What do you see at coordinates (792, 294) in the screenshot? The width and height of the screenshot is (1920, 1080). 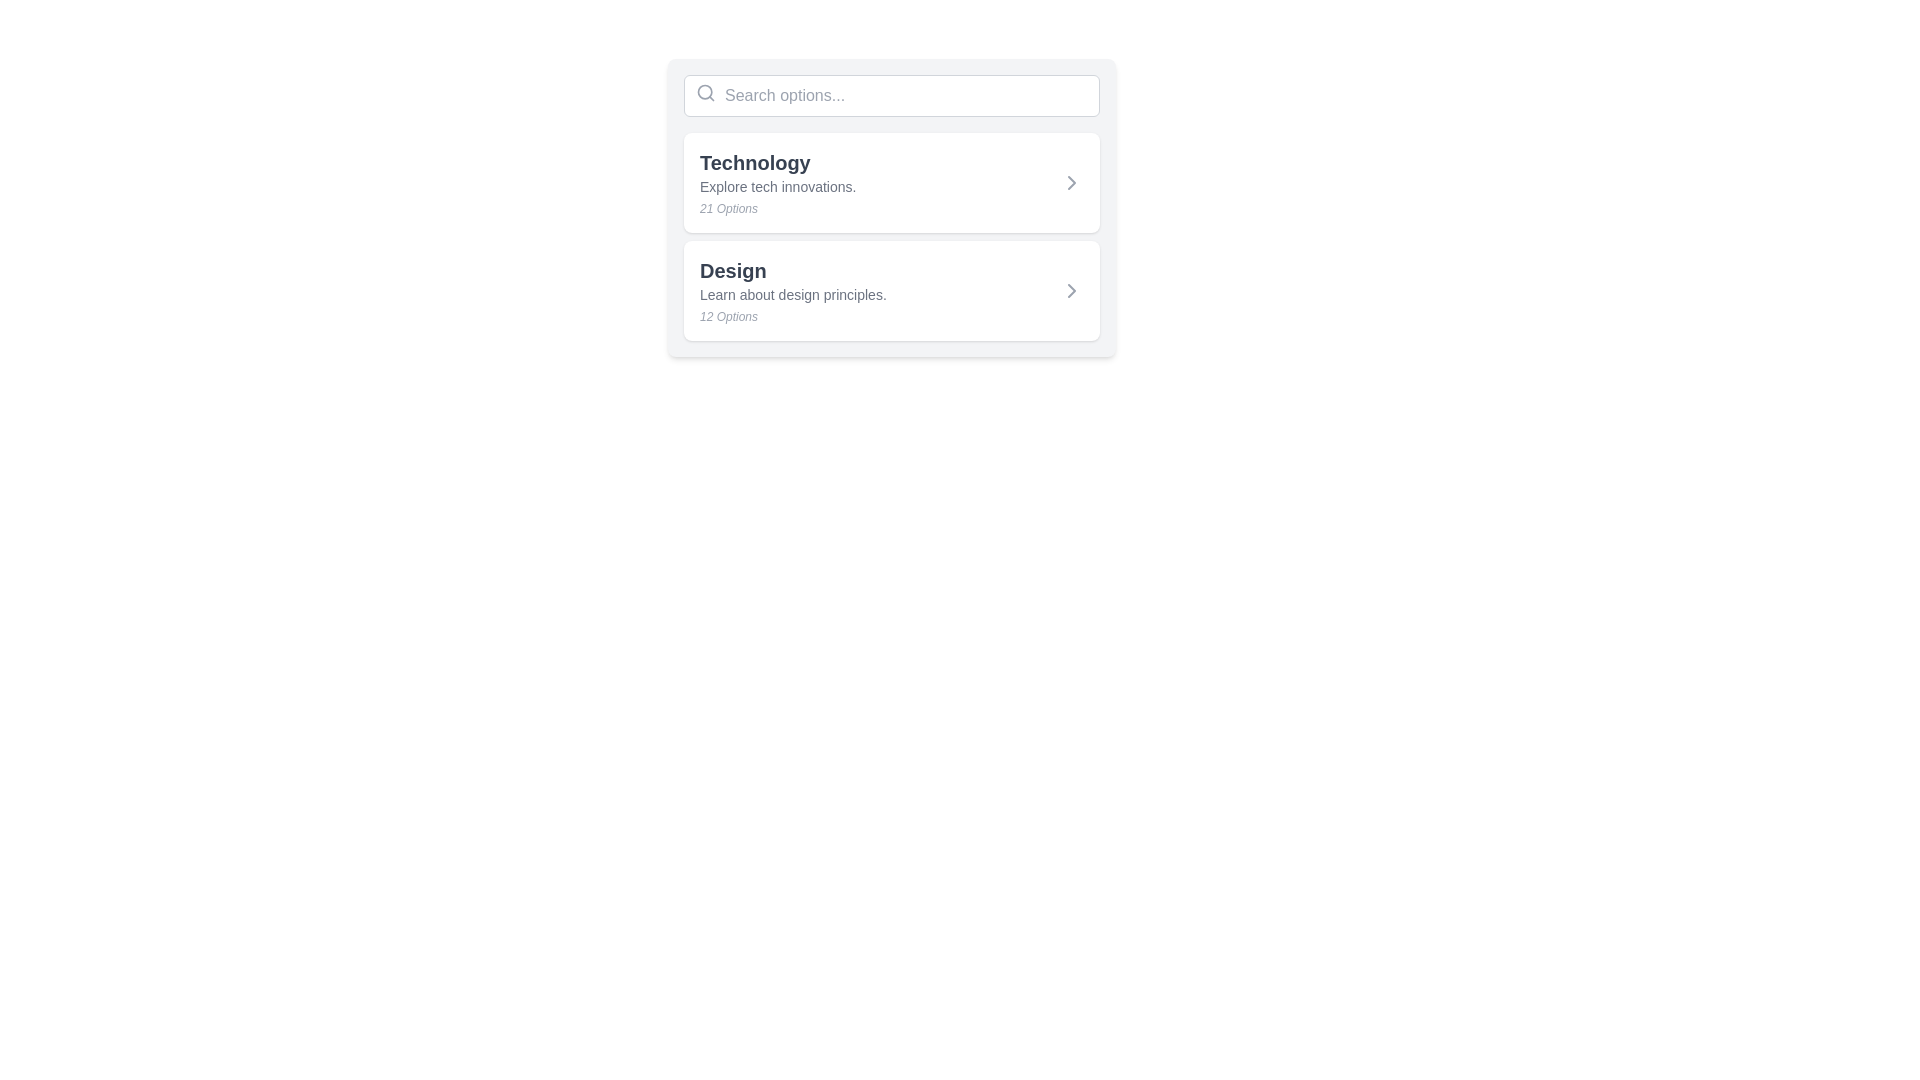 I see `the static text displaying 'Learn about design principles.' which is located below the title 'Design' and above '12 Options.'` at bounding box center [792, 294].